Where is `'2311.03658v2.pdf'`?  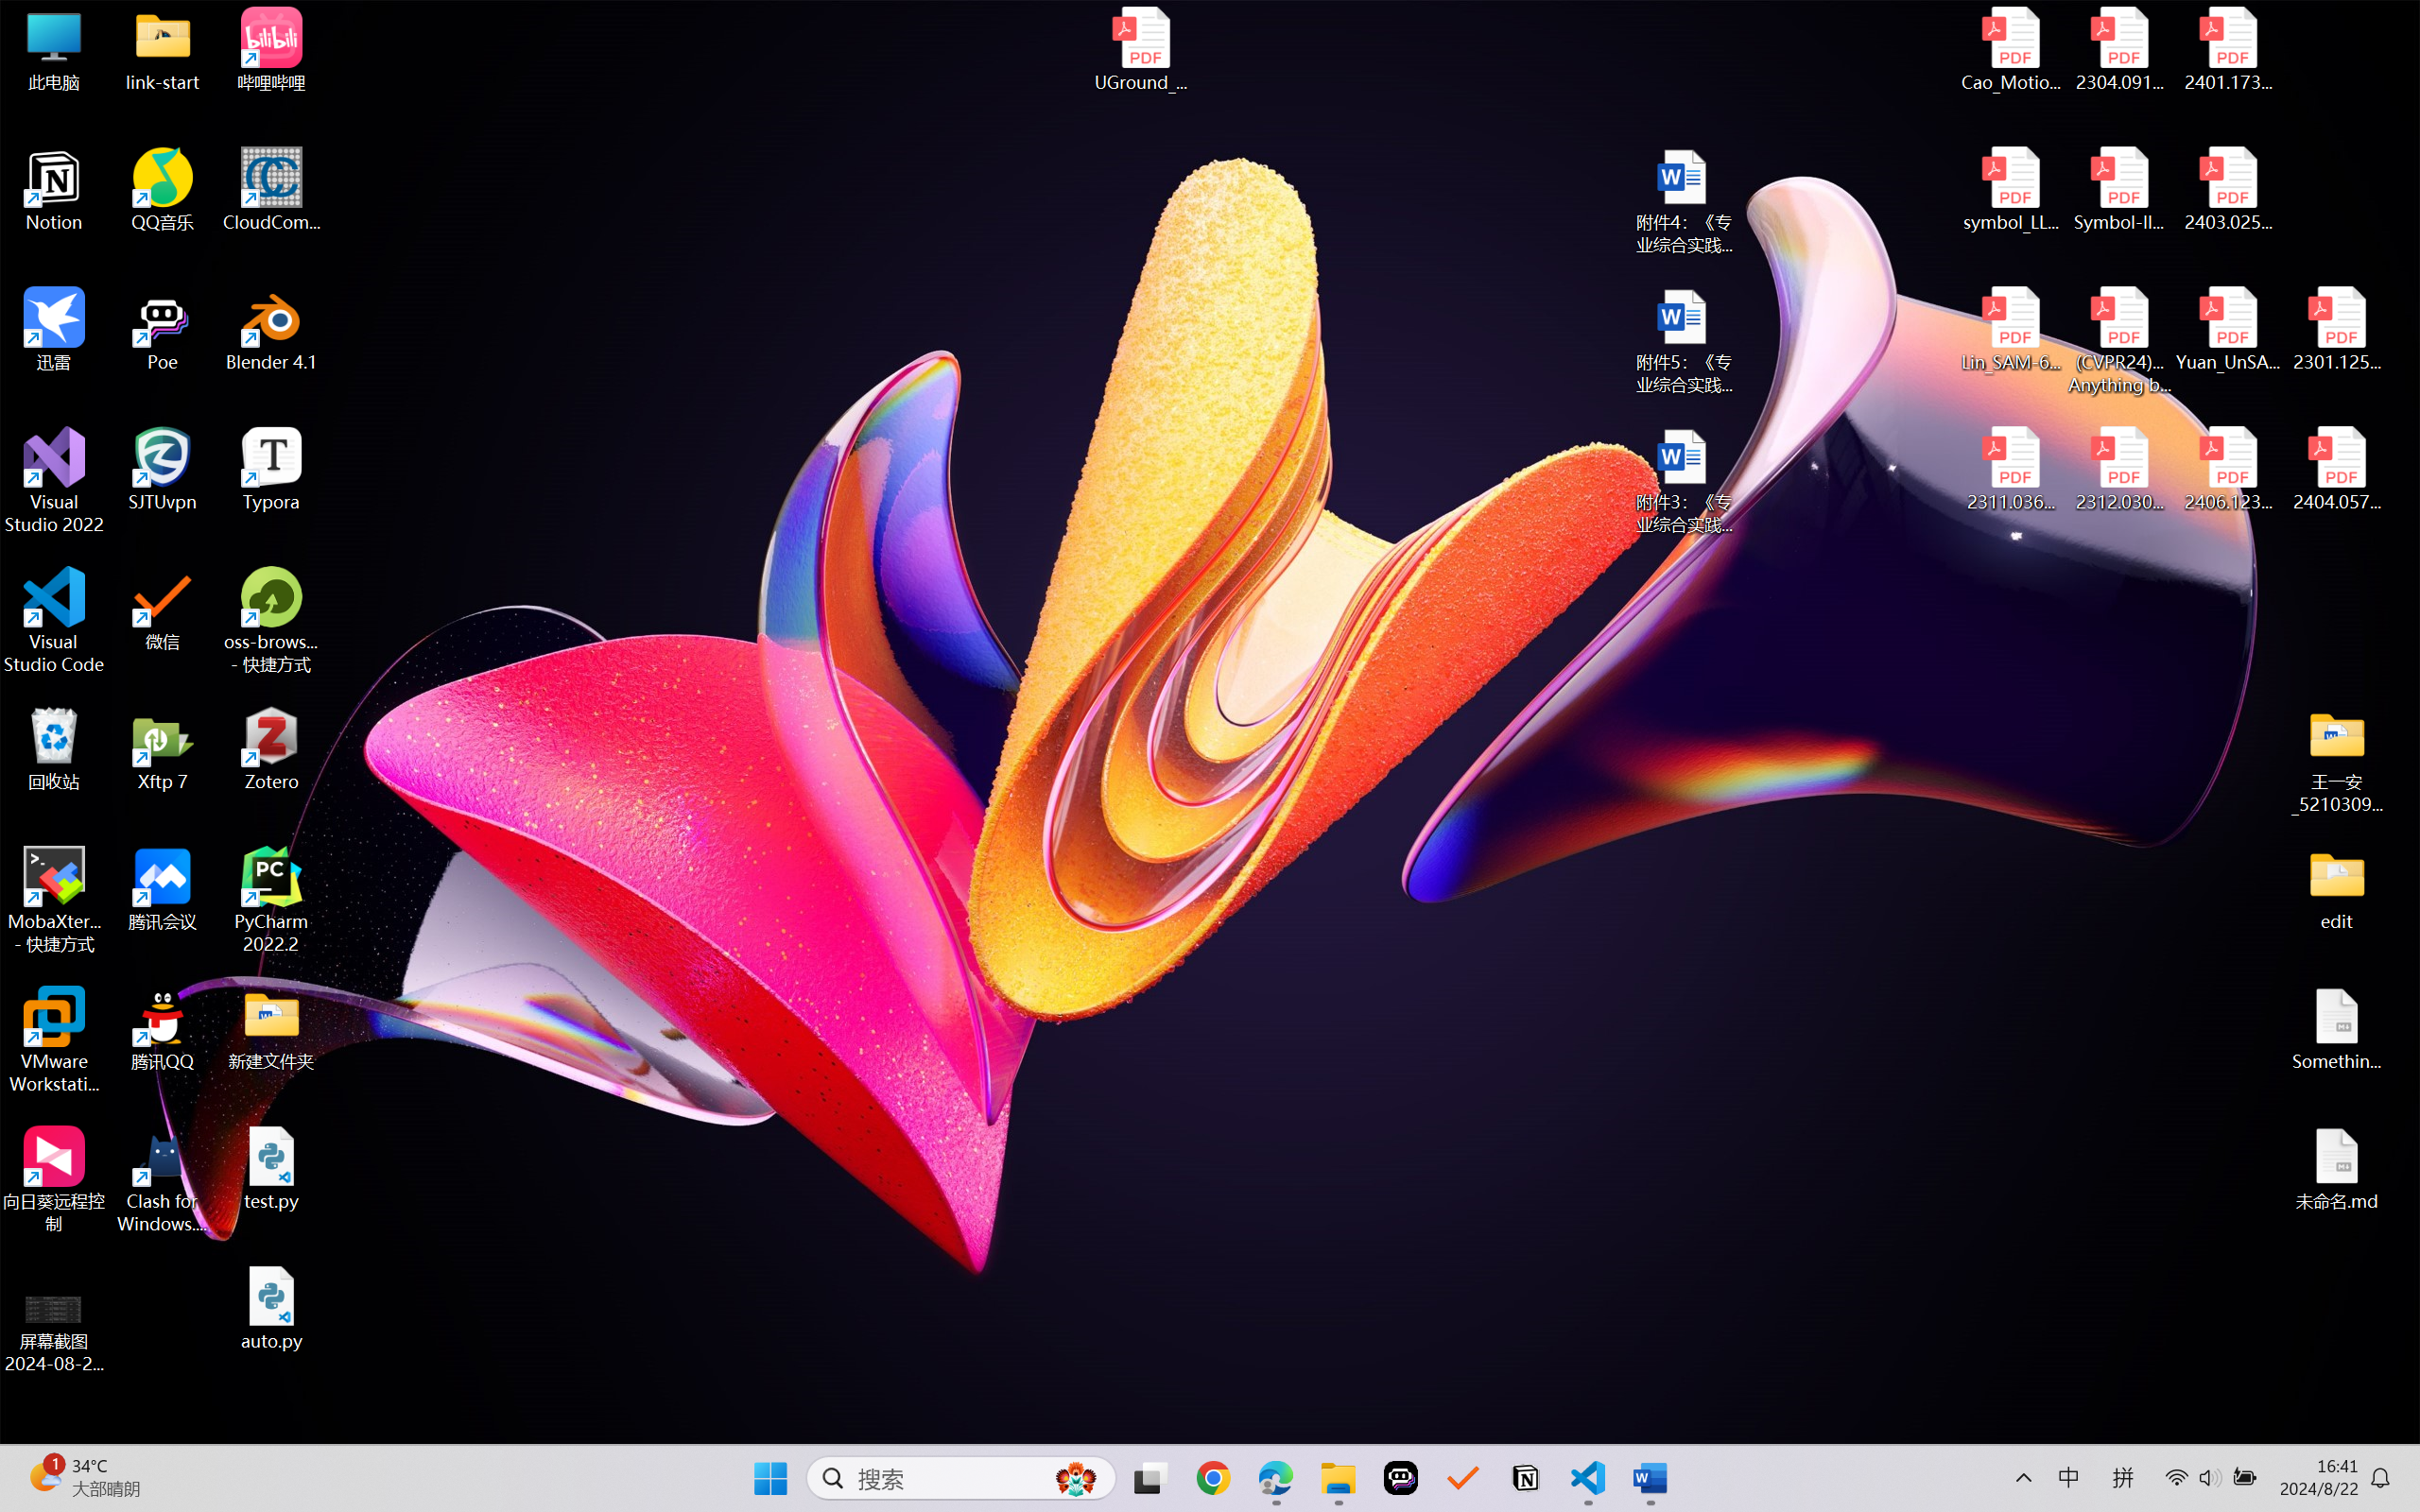
'2311.03658v2.pdf' is located at coordinates (2011, 469).